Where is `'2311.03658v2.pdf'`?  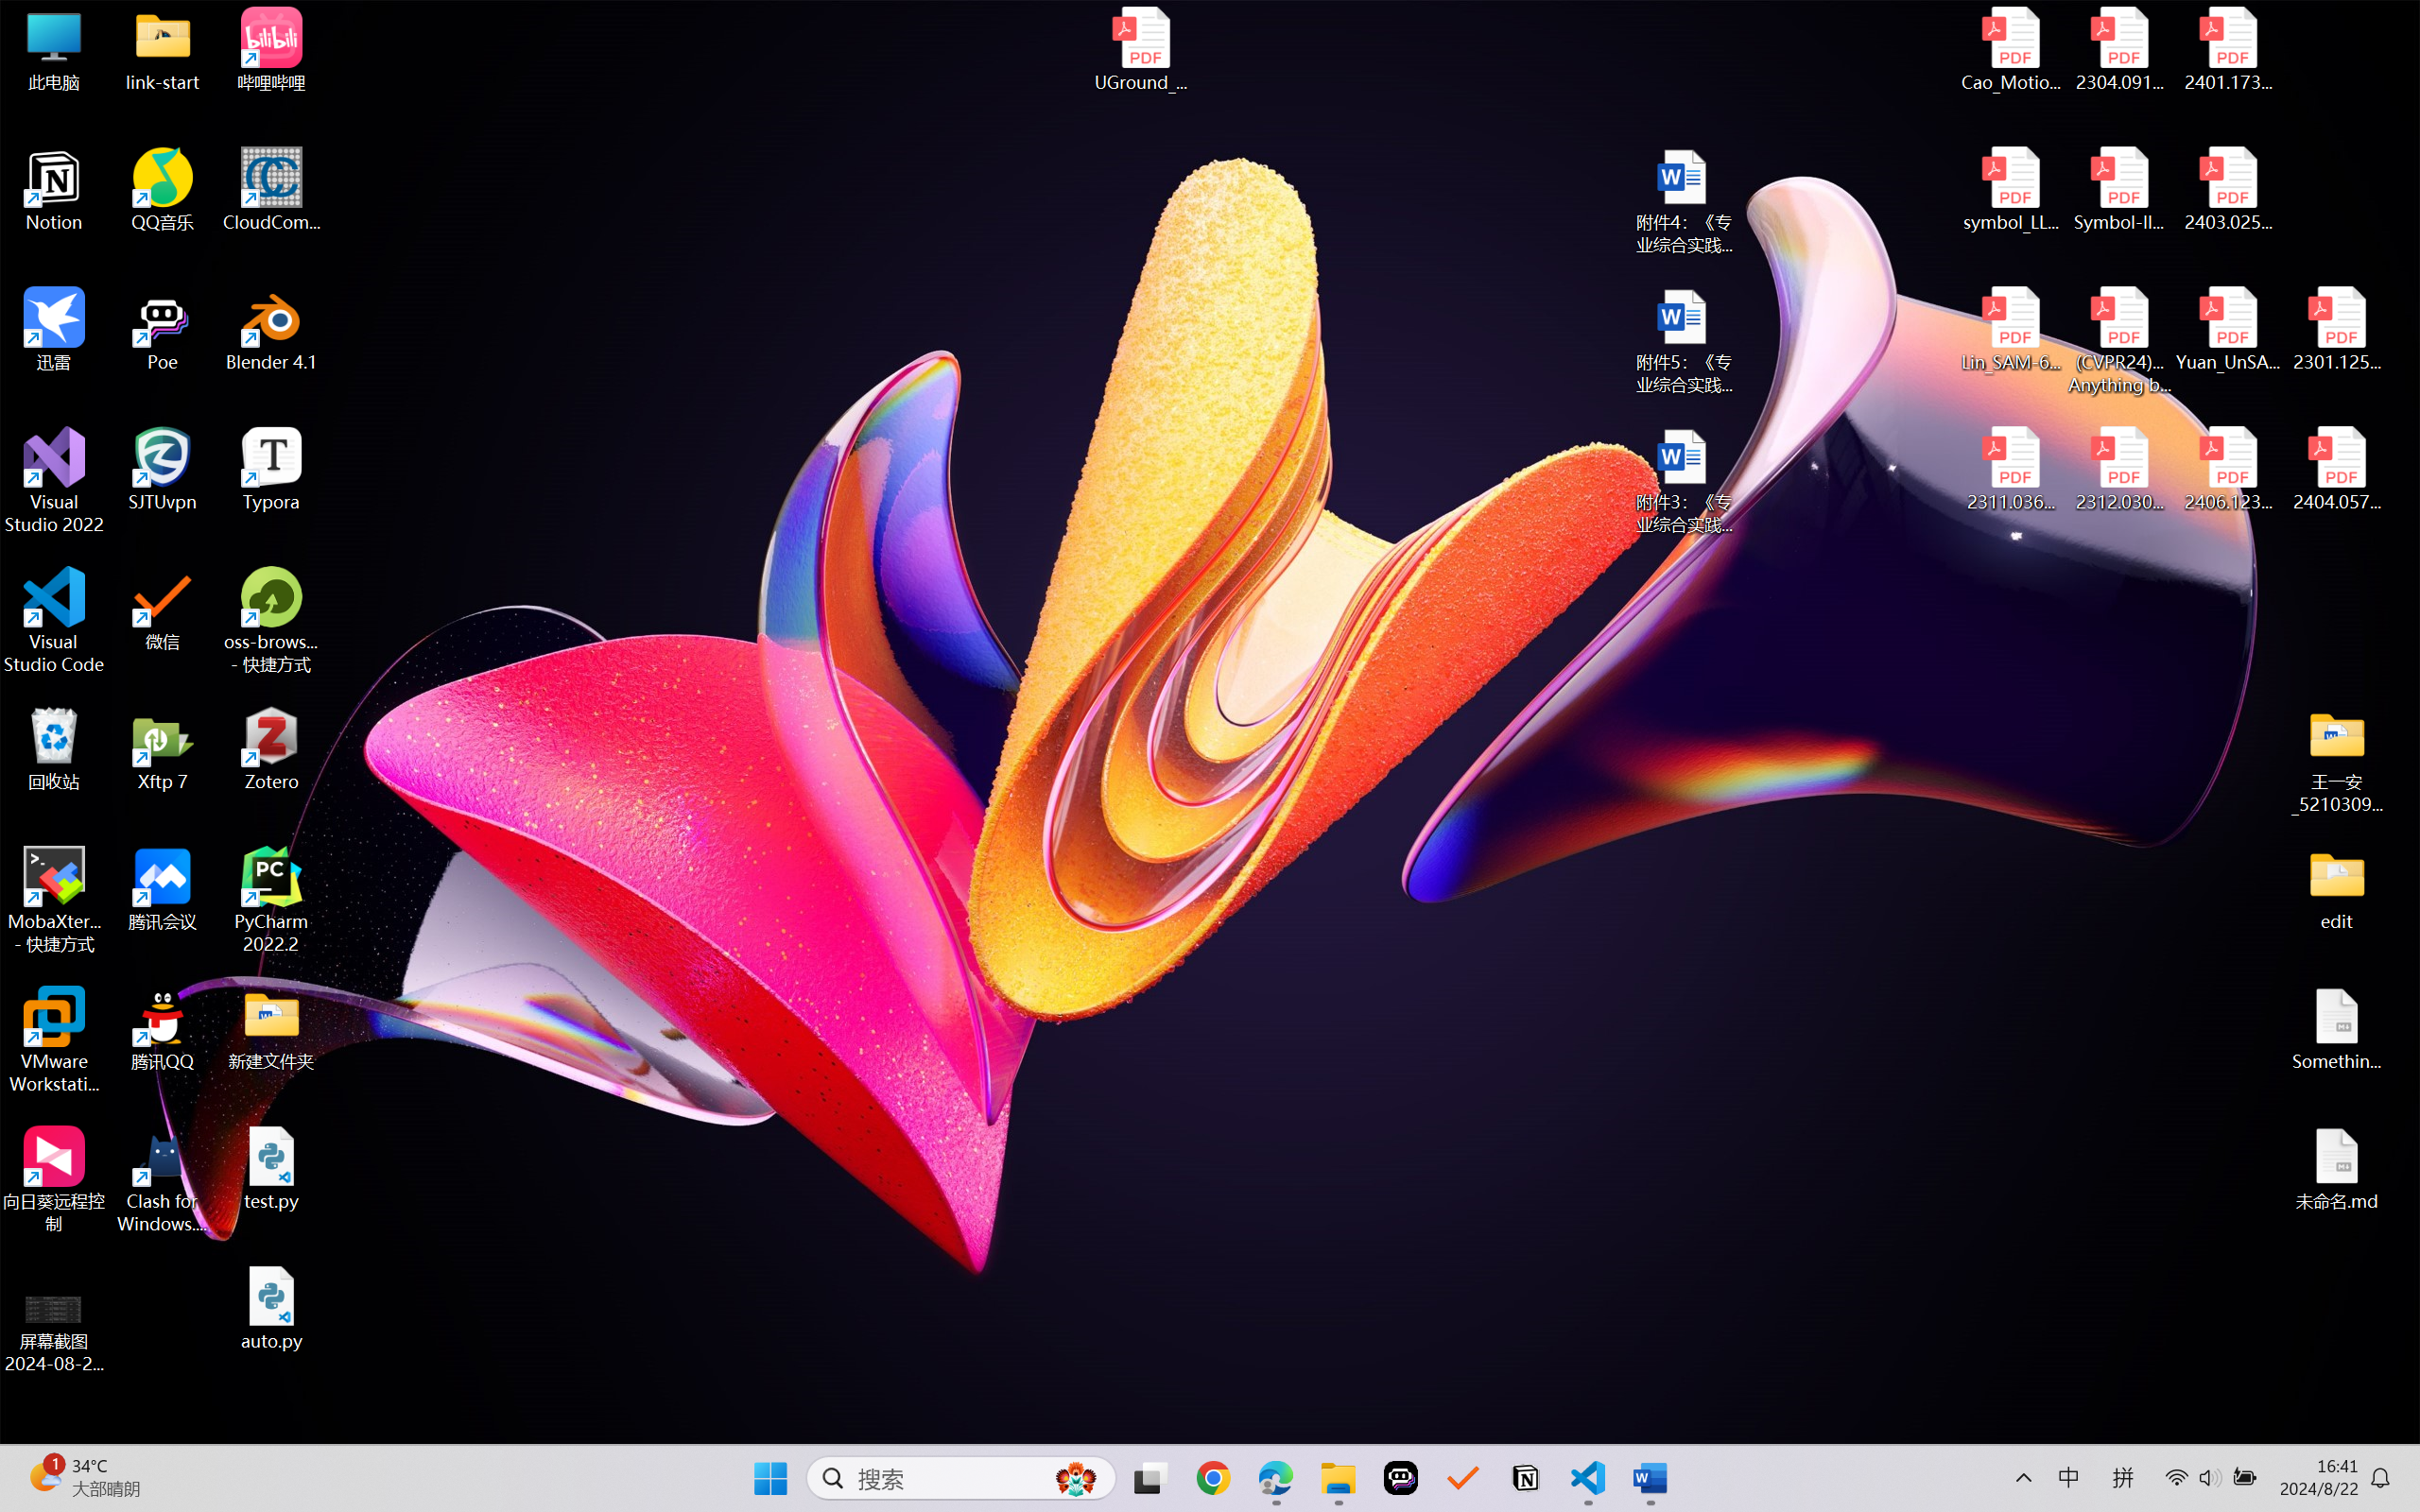
'2311.03658v2.pdf' is located at coordinates (2011, 469).